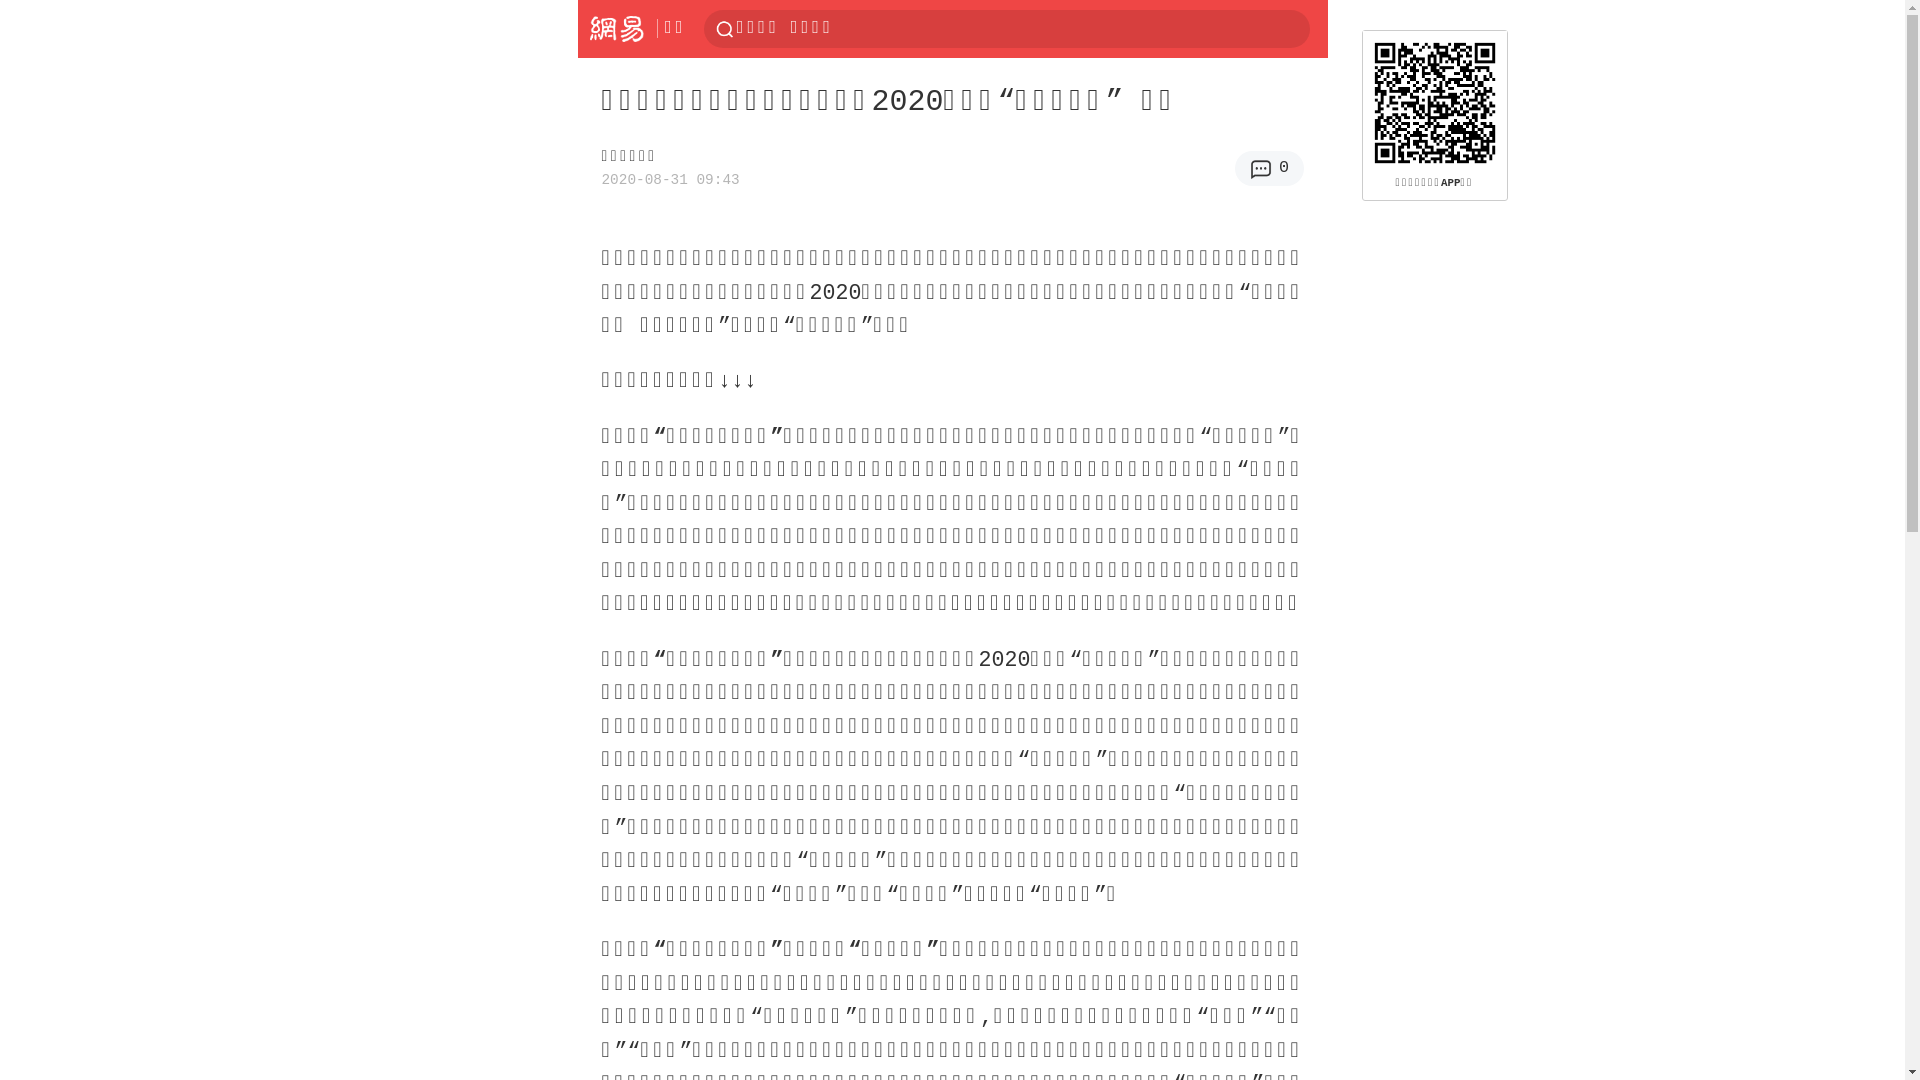  Describe the element at coordinates (1233, 167) in the screenshot. I see `'0'` at that location.